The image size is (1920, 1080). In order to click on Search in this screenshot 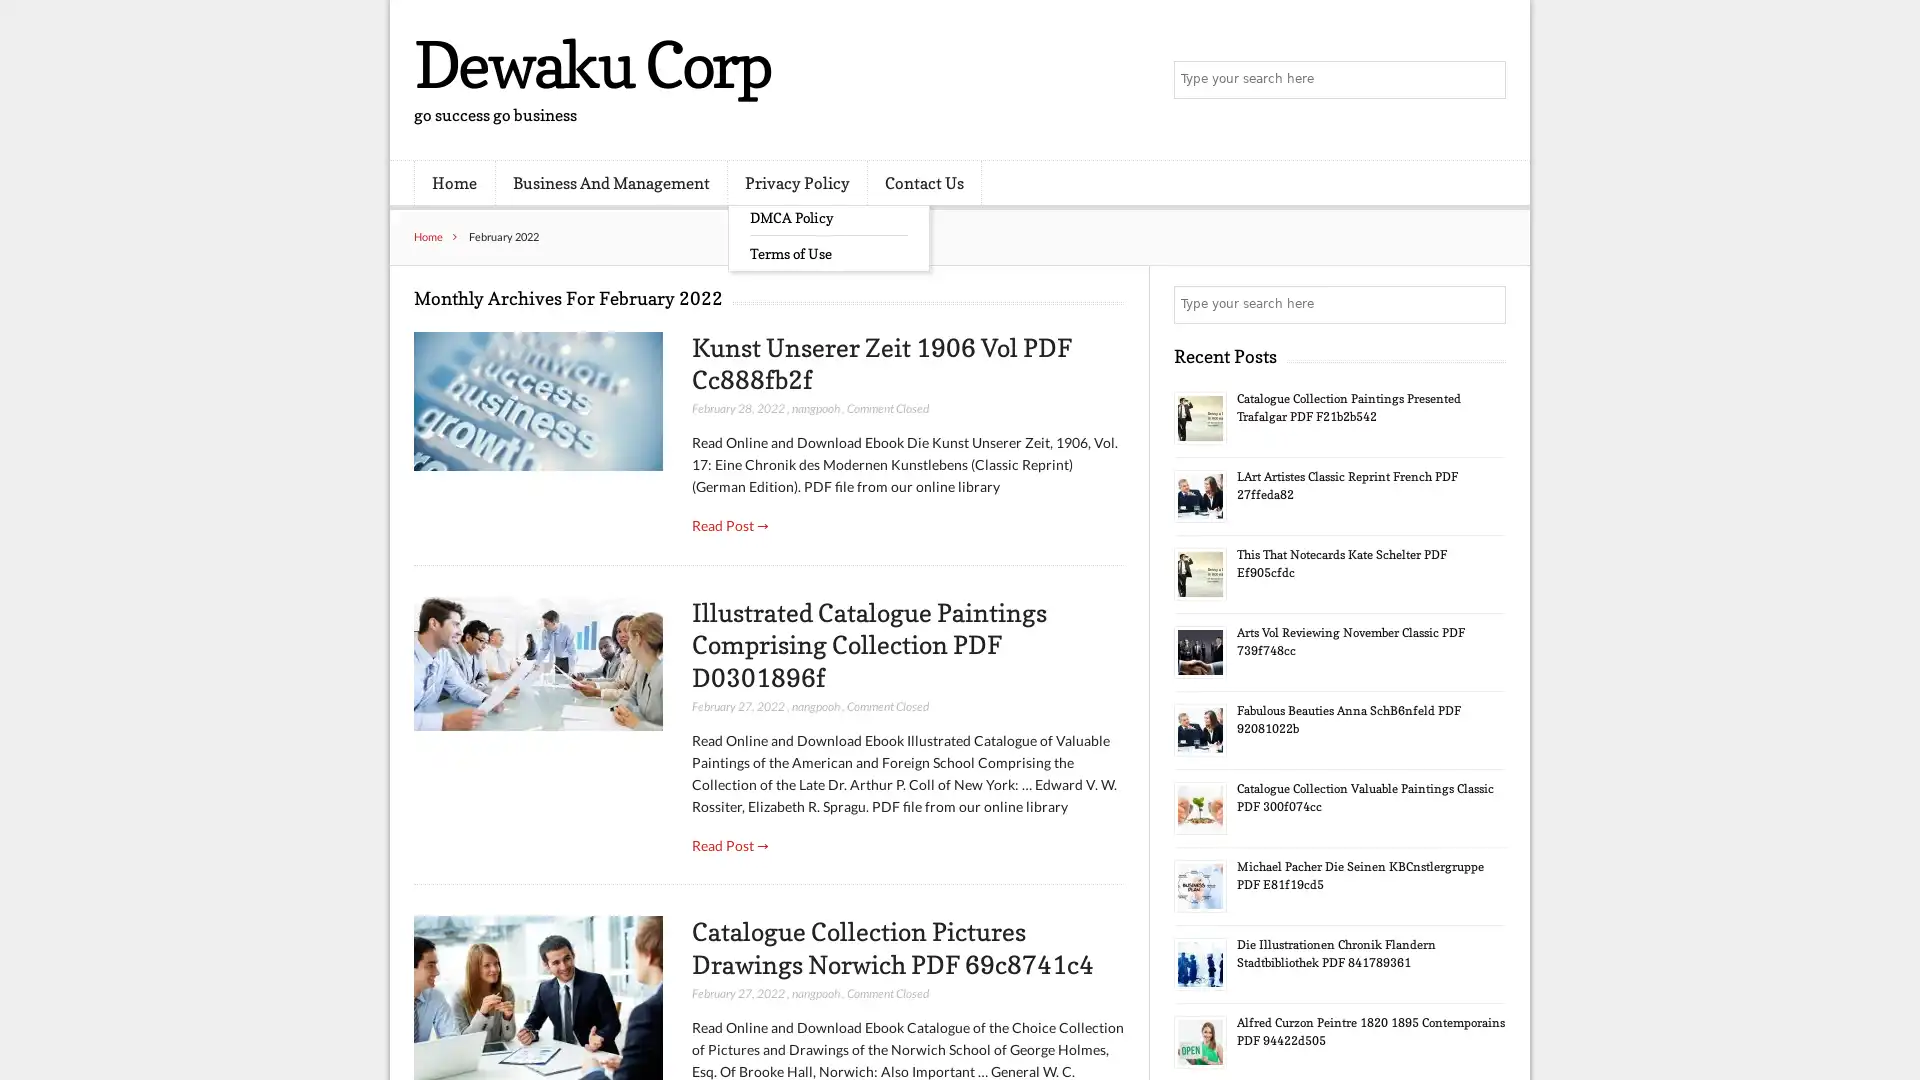, I will do `click(1485, 304)`.